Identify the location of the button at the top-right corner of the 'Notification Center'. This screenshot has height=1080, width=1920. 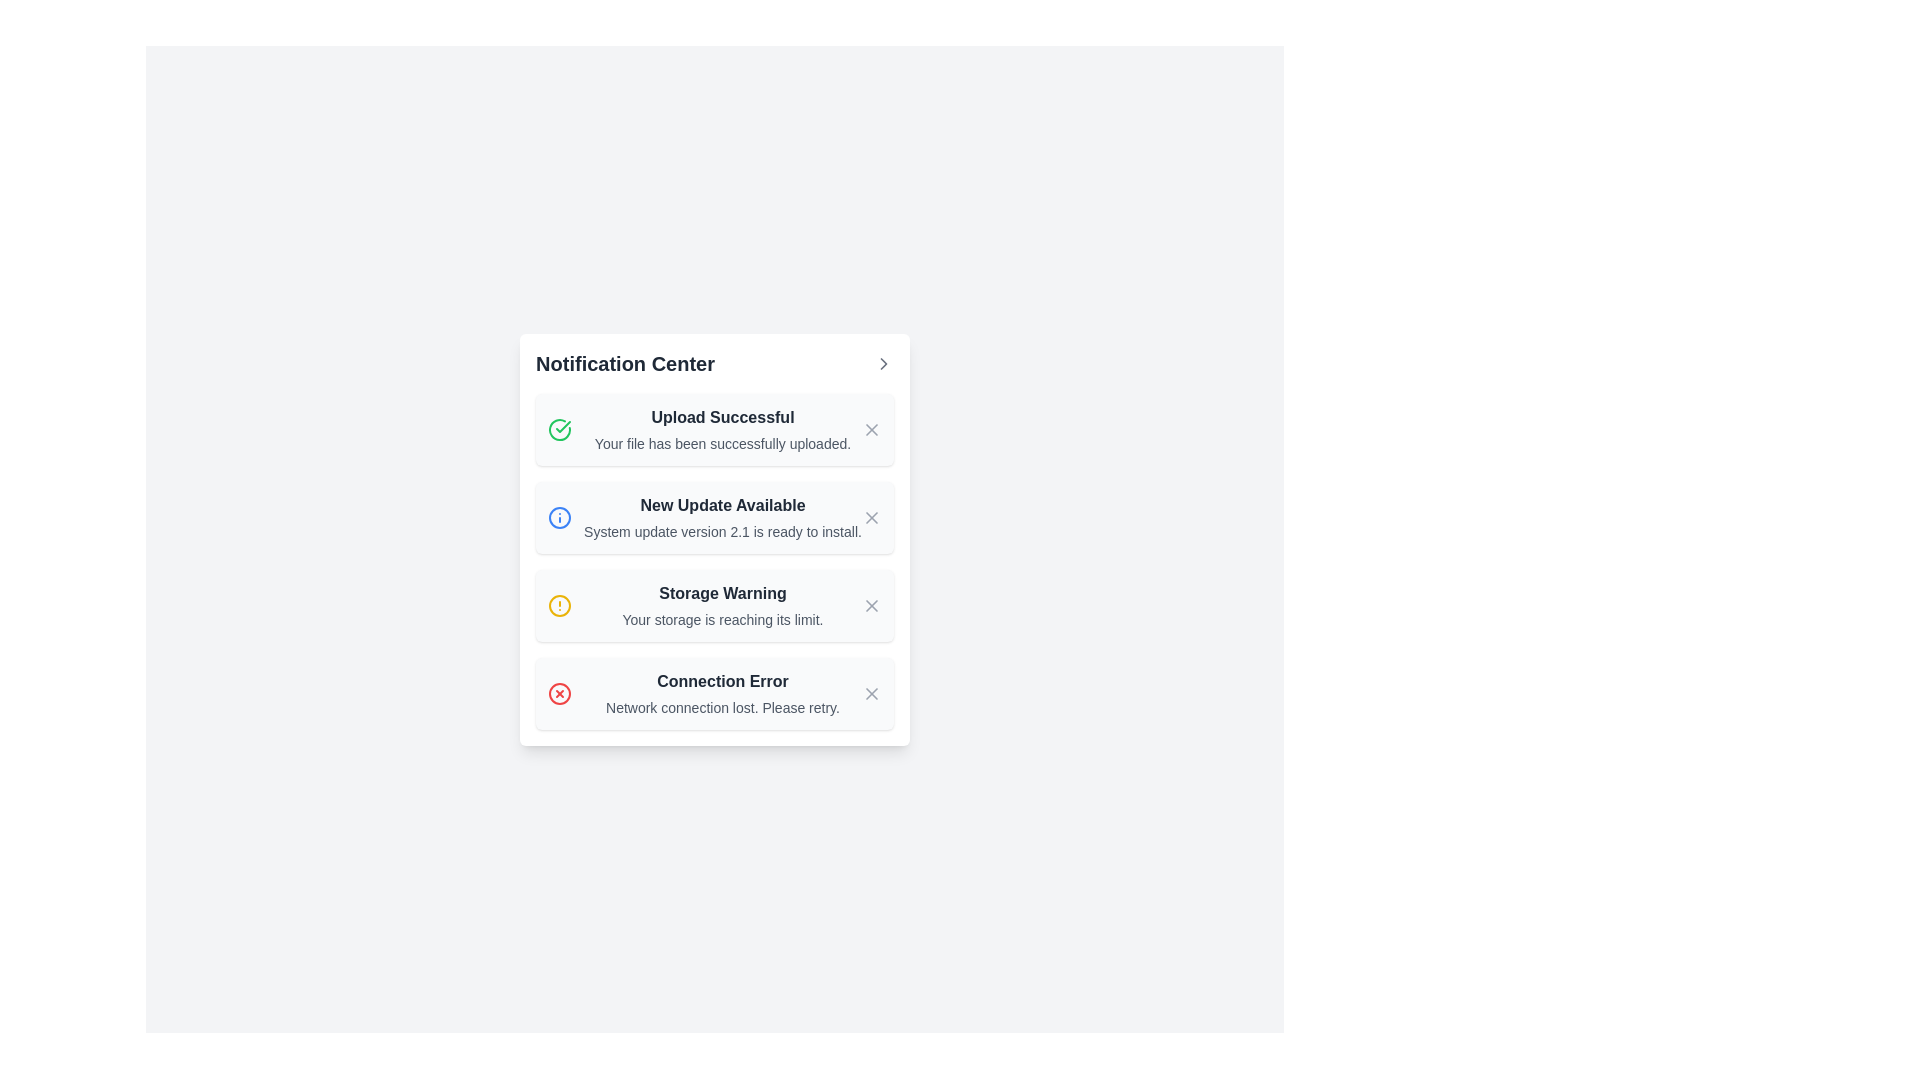
(882, 363).